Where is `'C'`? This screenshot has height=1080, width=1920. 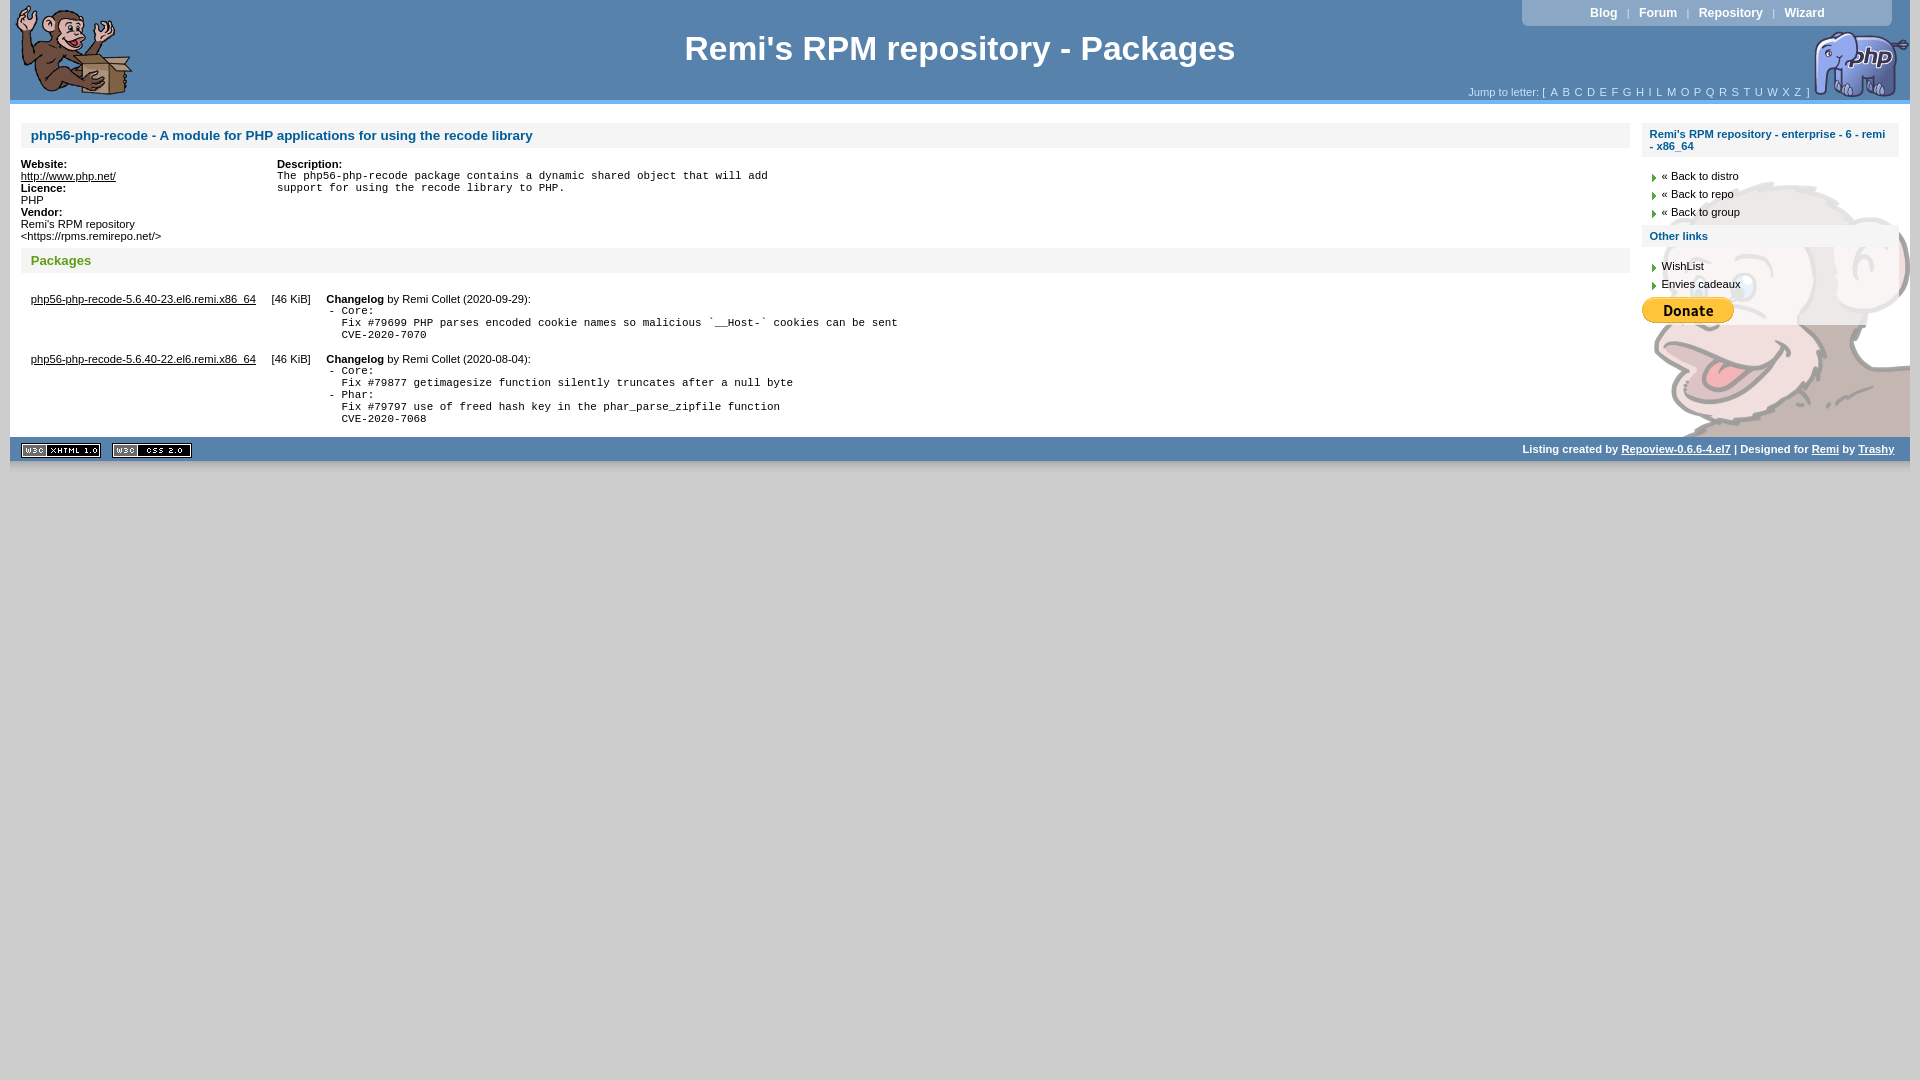 'C' is located at coordinates (1577, 92).